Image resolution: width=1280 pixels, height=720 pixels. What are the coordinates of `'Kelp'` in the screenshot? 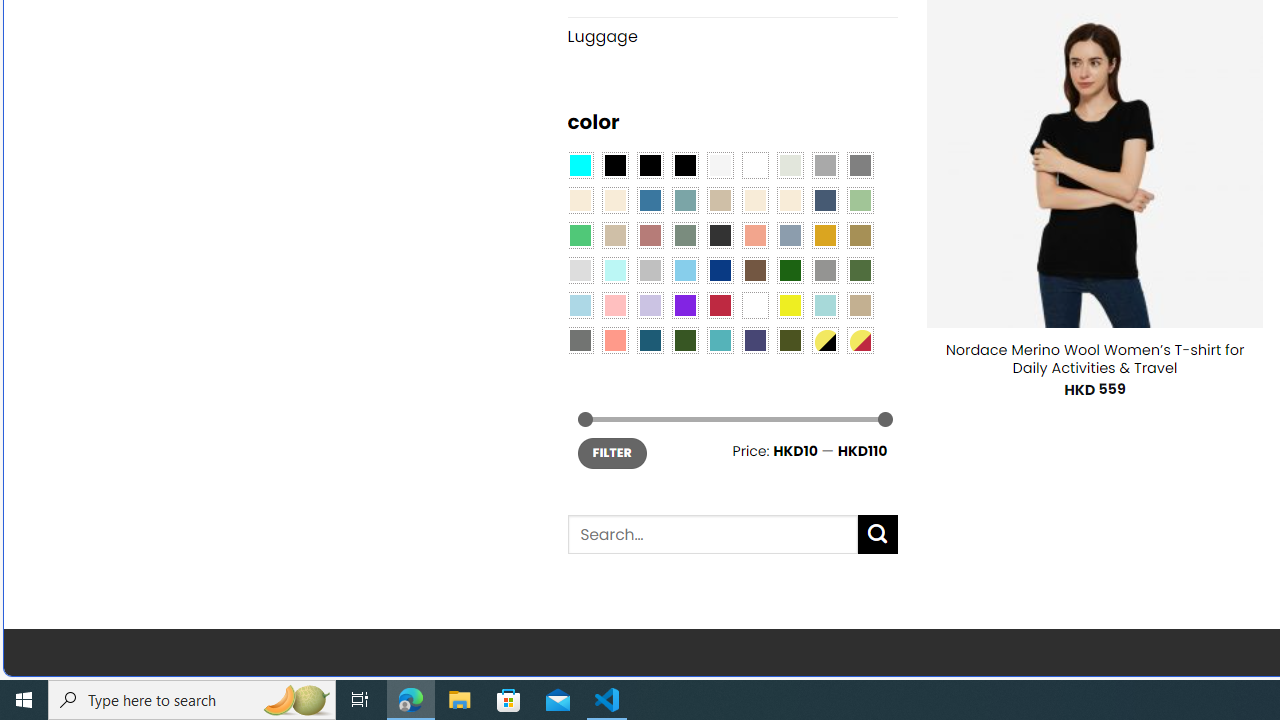 It's located at (860, 233).